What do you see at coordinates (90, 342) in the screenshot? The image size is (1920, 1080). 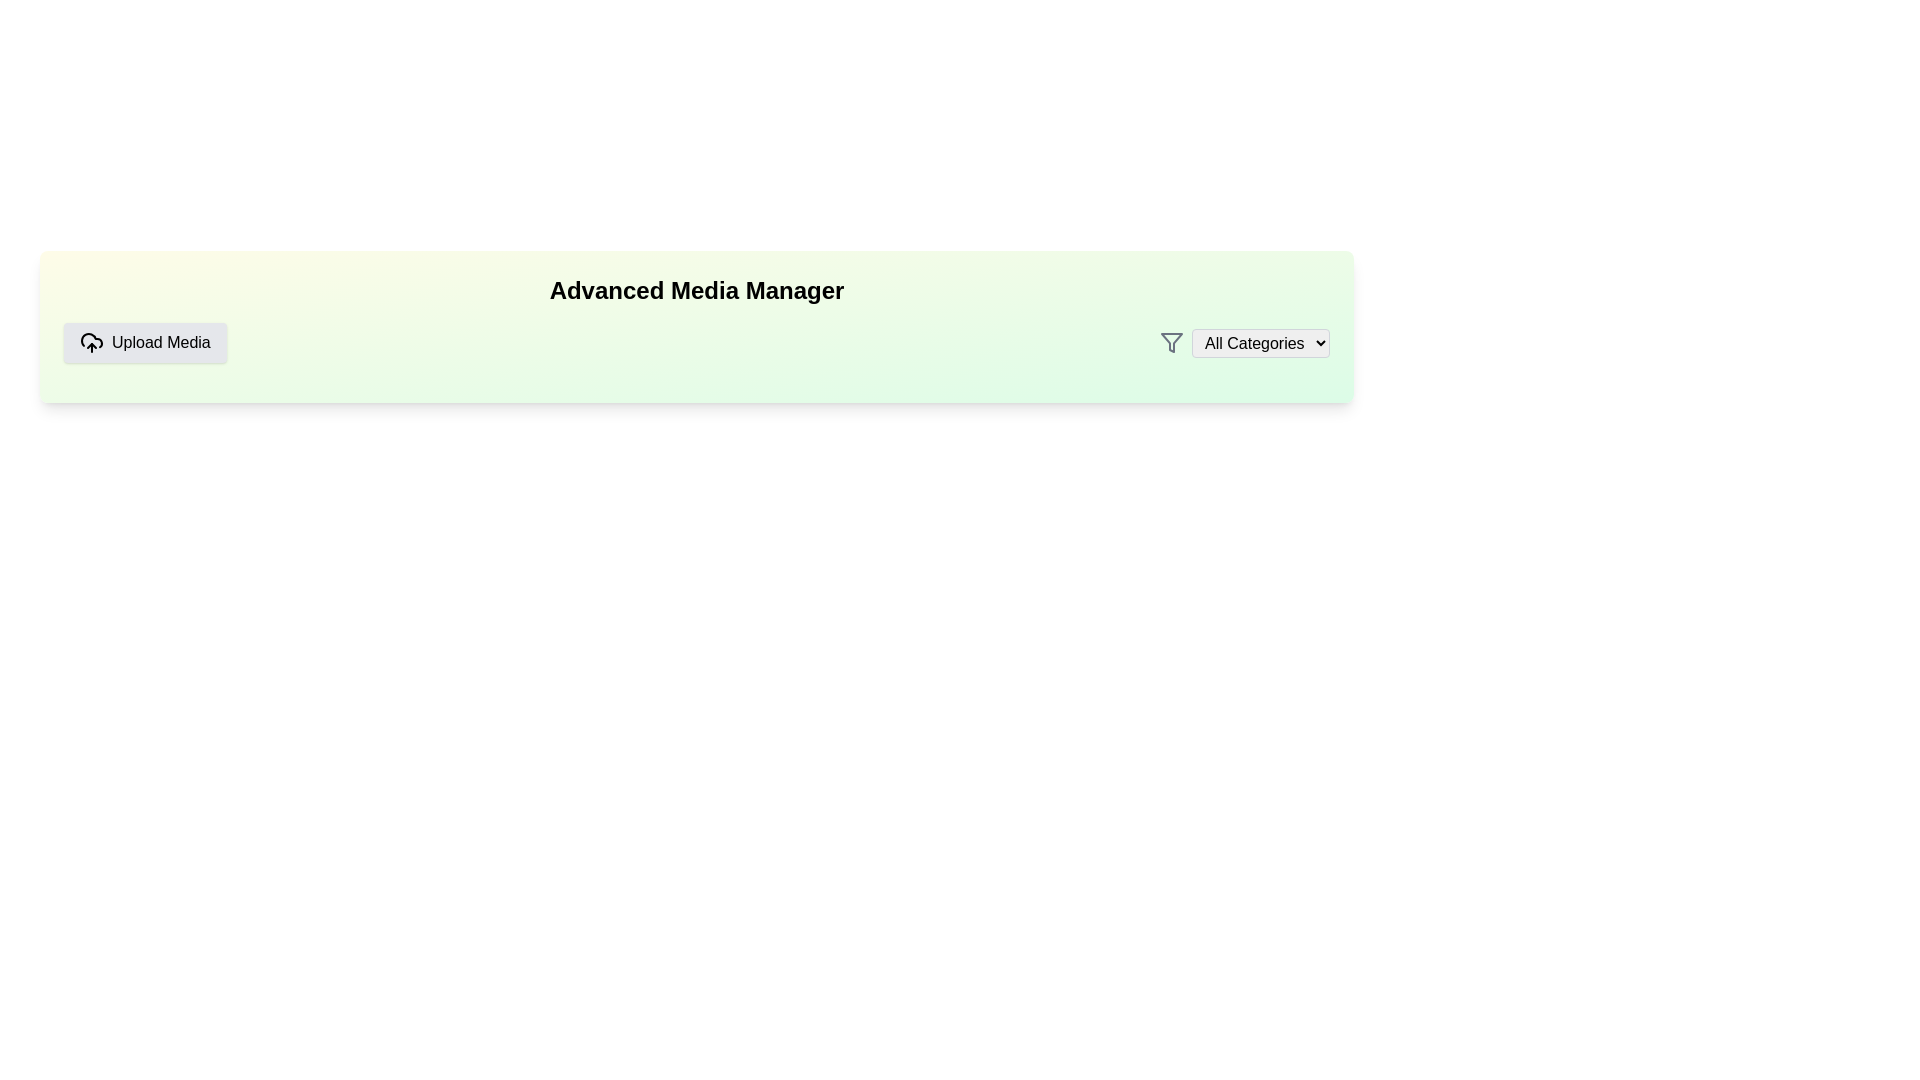 I see `the icon located to the left of the 'Upload Media' button` at bounding box center [90, 342].